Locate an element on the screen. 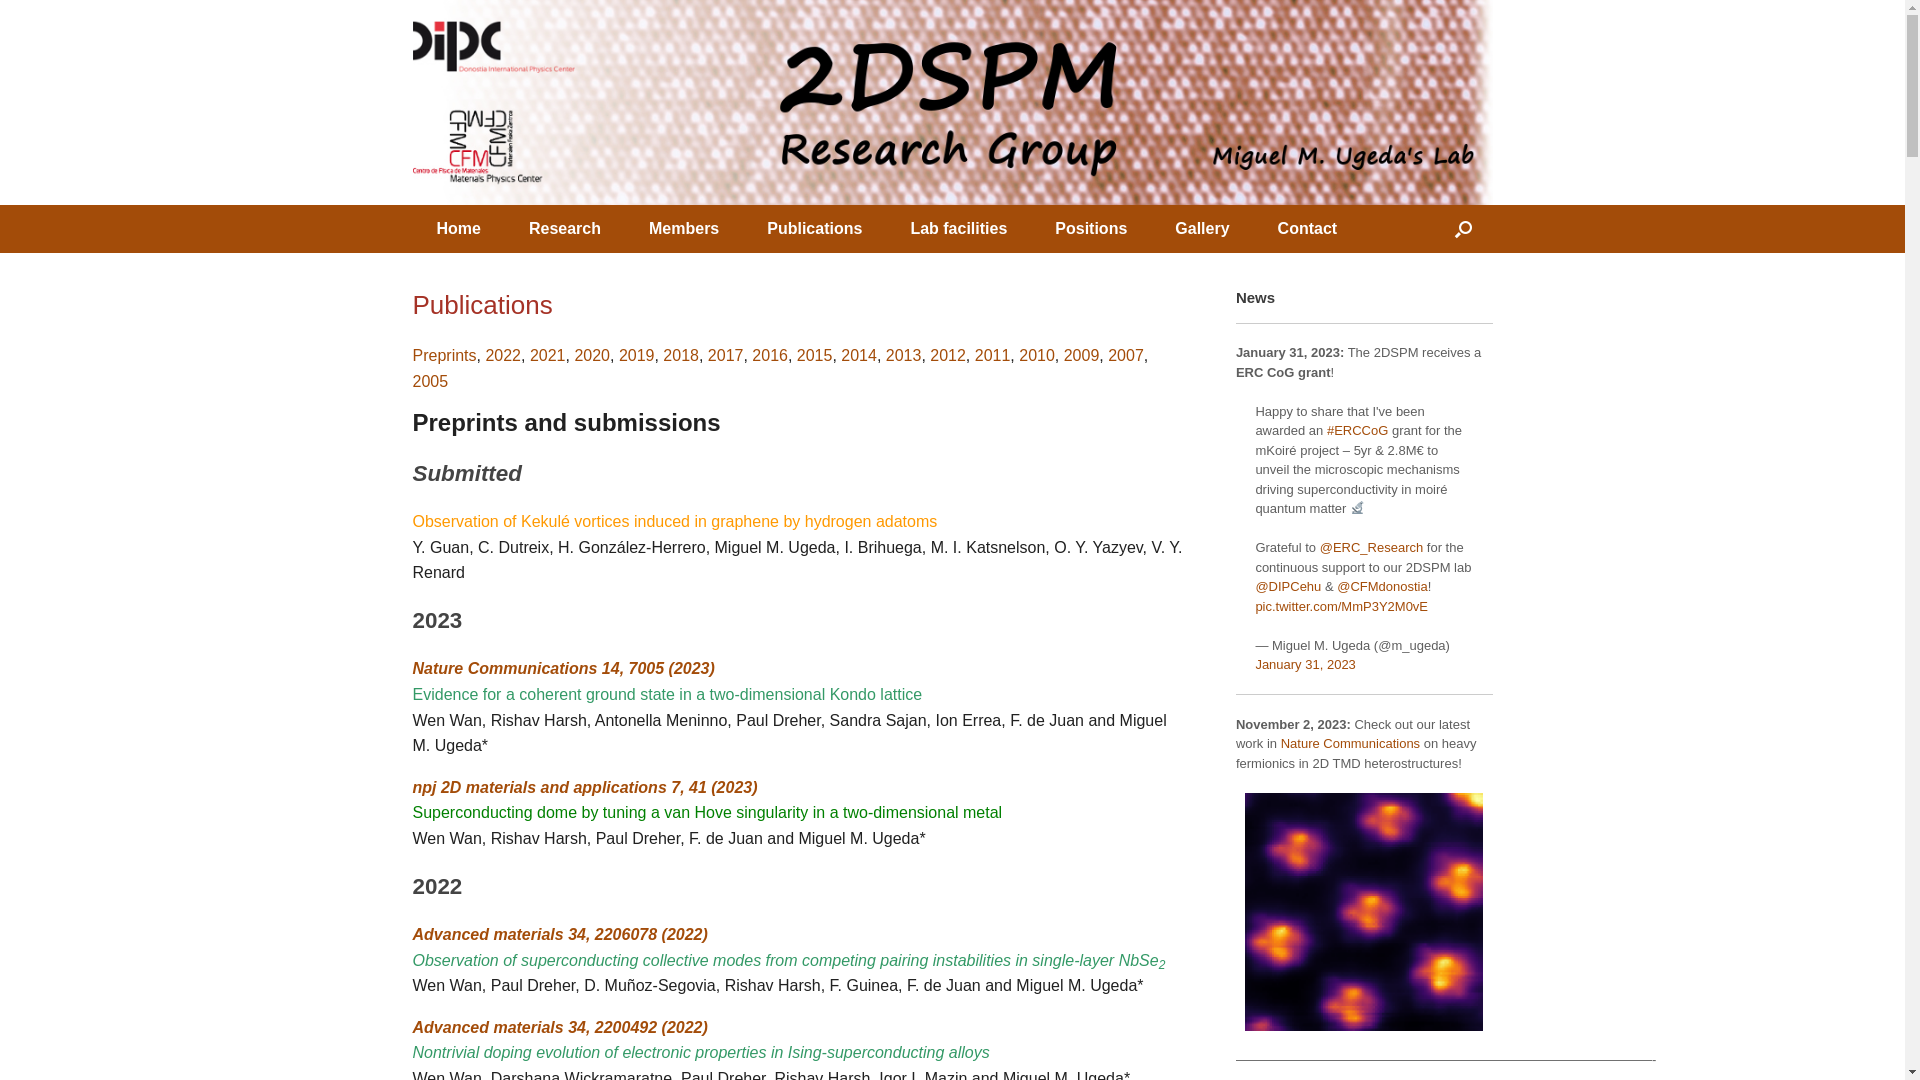 This screenshot has height=1080, width=1920. 'Contact' is located at coordinates (1252, 227).